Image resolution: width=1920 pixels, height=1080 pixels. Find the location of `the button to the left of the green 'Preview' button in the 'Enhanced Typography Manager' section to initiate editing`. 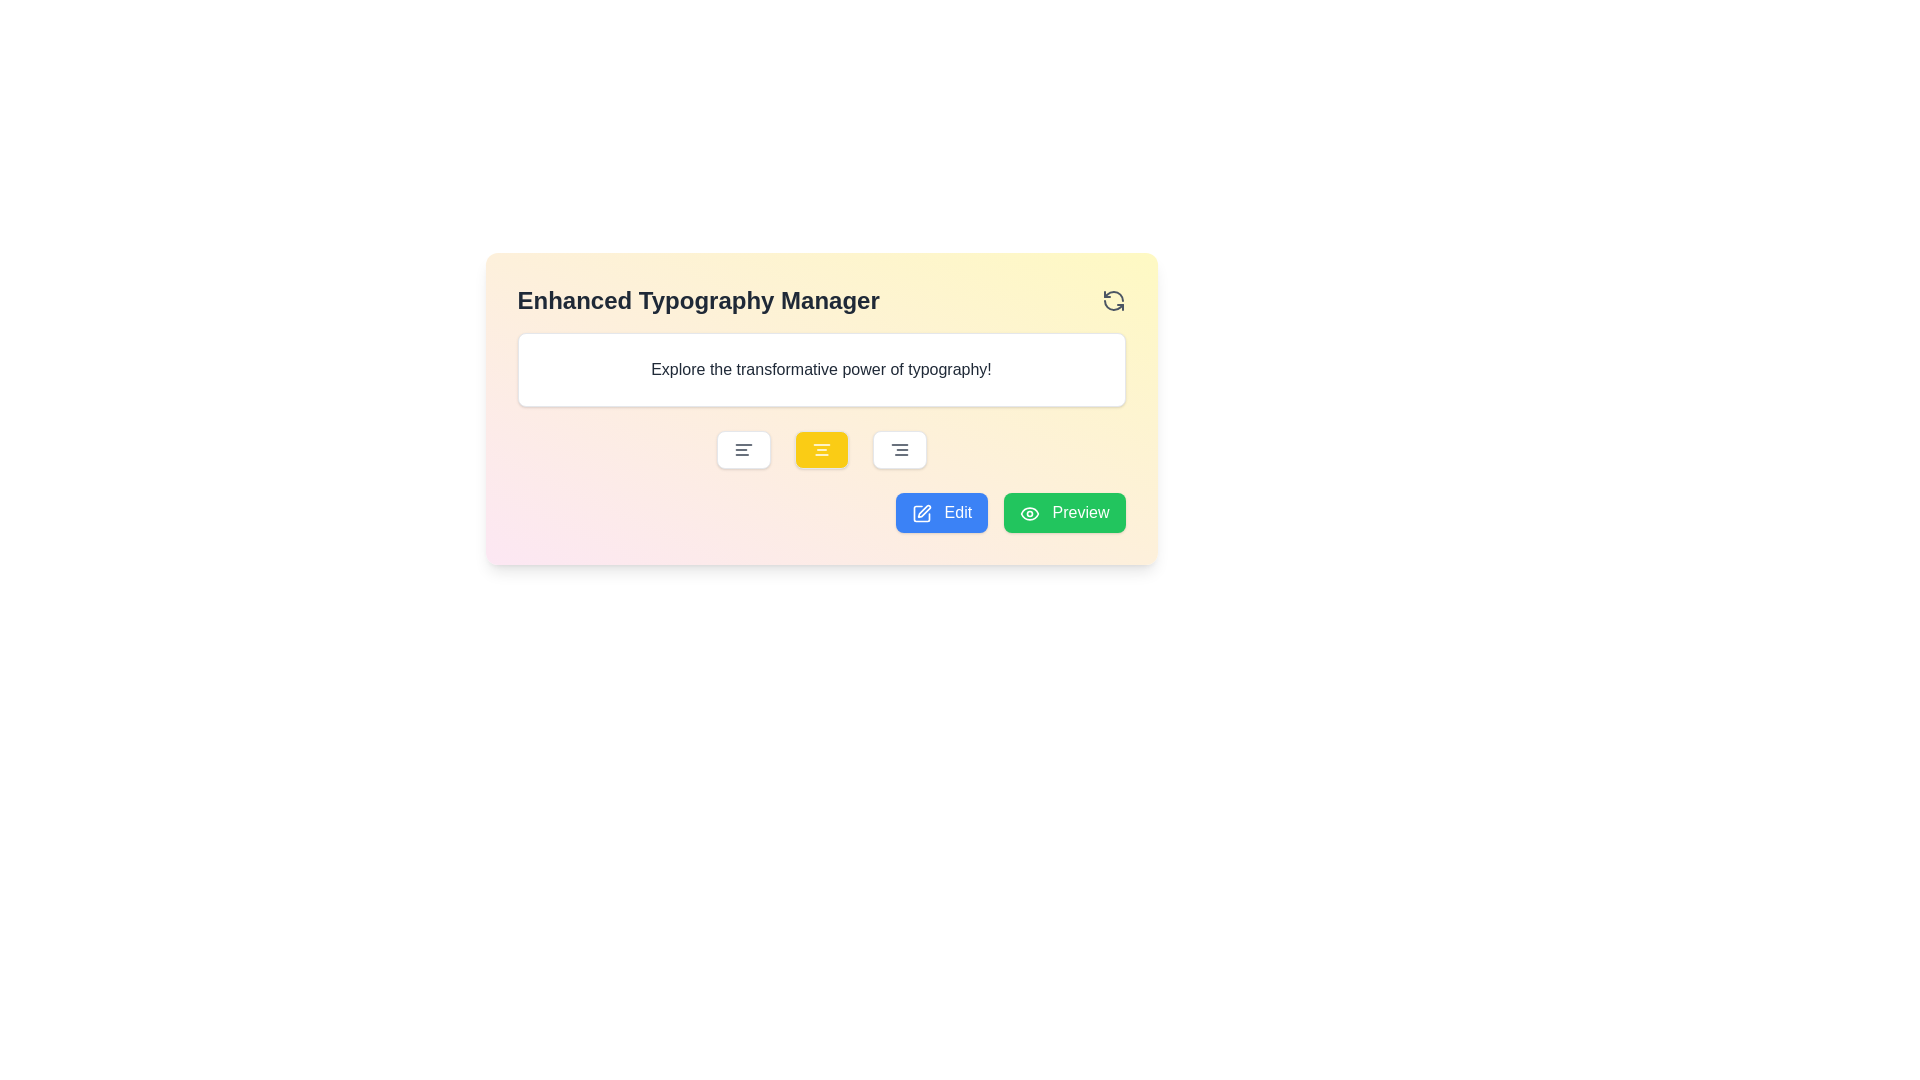

the button to the left of the green 'Preview' button in the 'Enhanced Typography Manager' section to initiate editing is located at coordinates (940, 512).